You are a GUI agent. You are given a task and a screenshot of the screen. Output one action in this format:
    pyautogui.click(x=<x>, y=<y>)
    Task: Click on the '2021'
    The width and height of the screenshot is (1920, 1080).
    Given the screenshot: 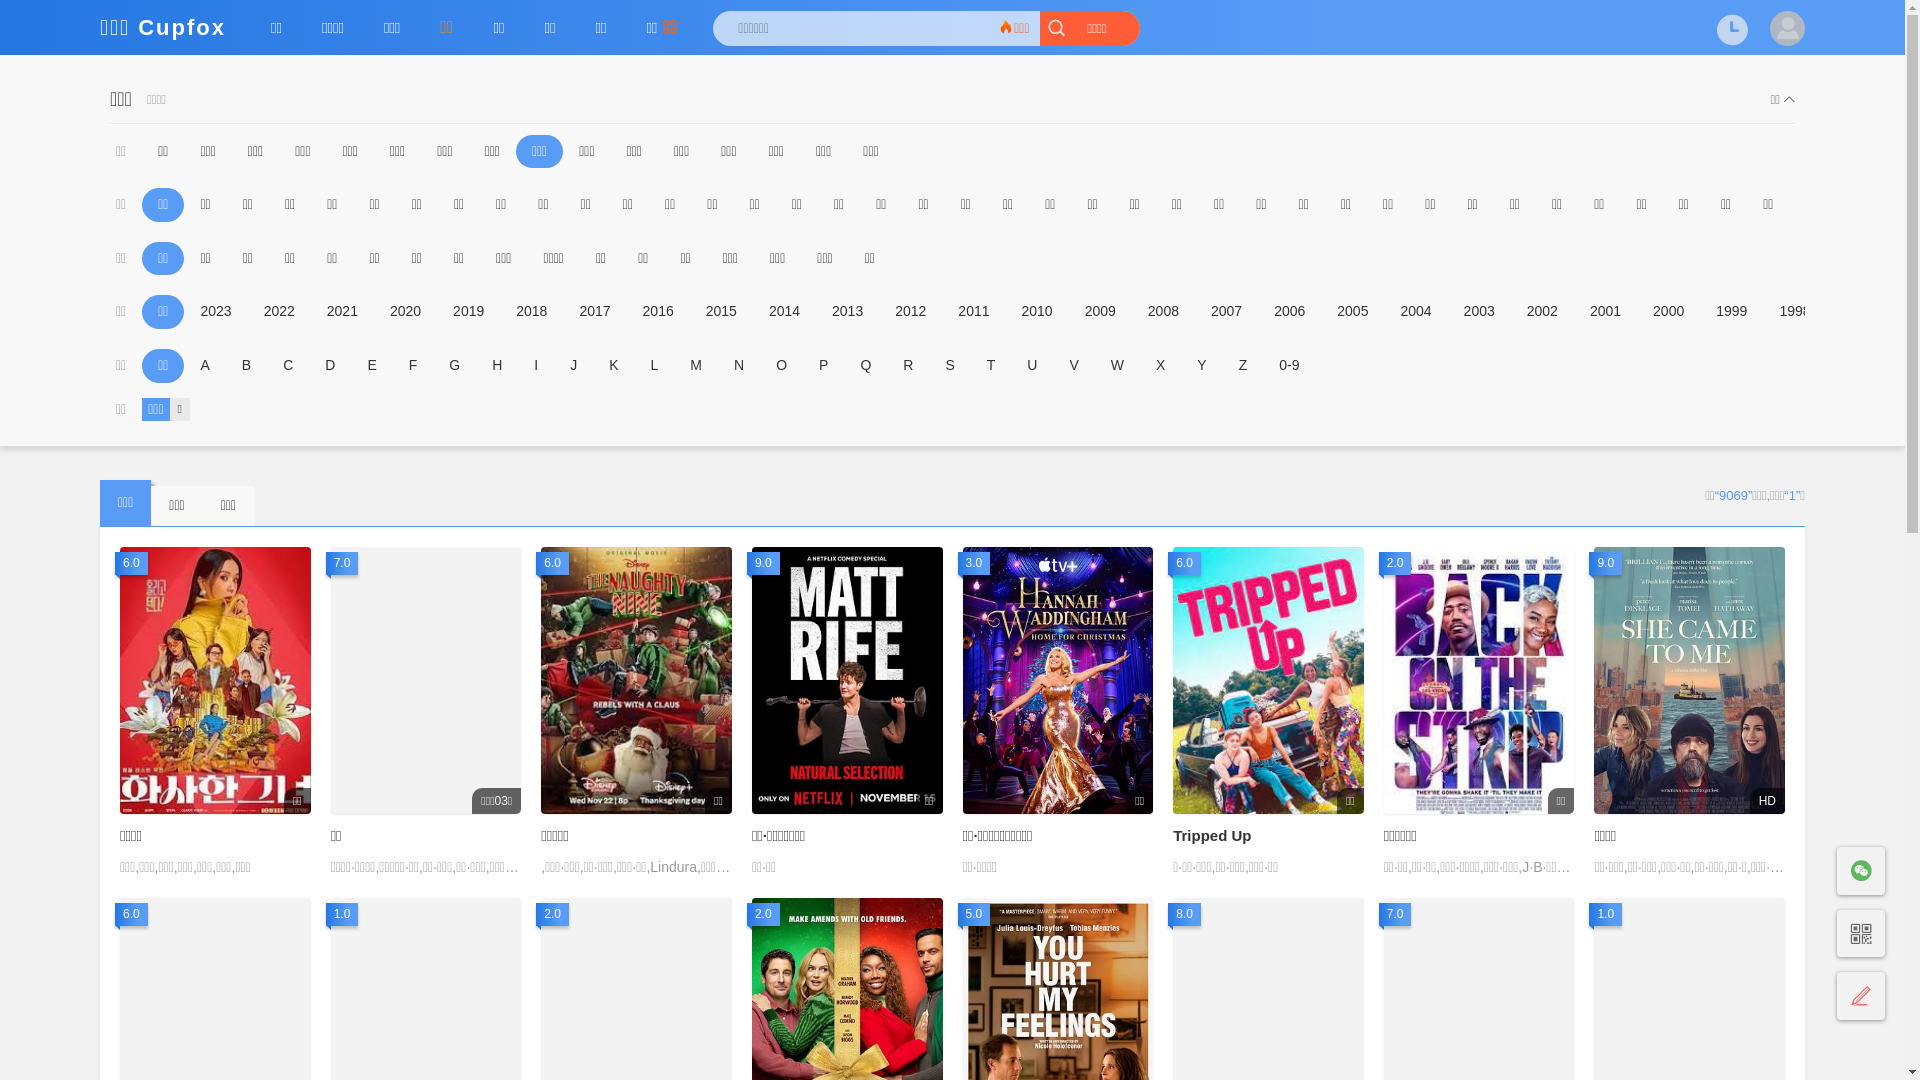 What is the action you would take?
    pyautogui.click(x=342, y=312)
    